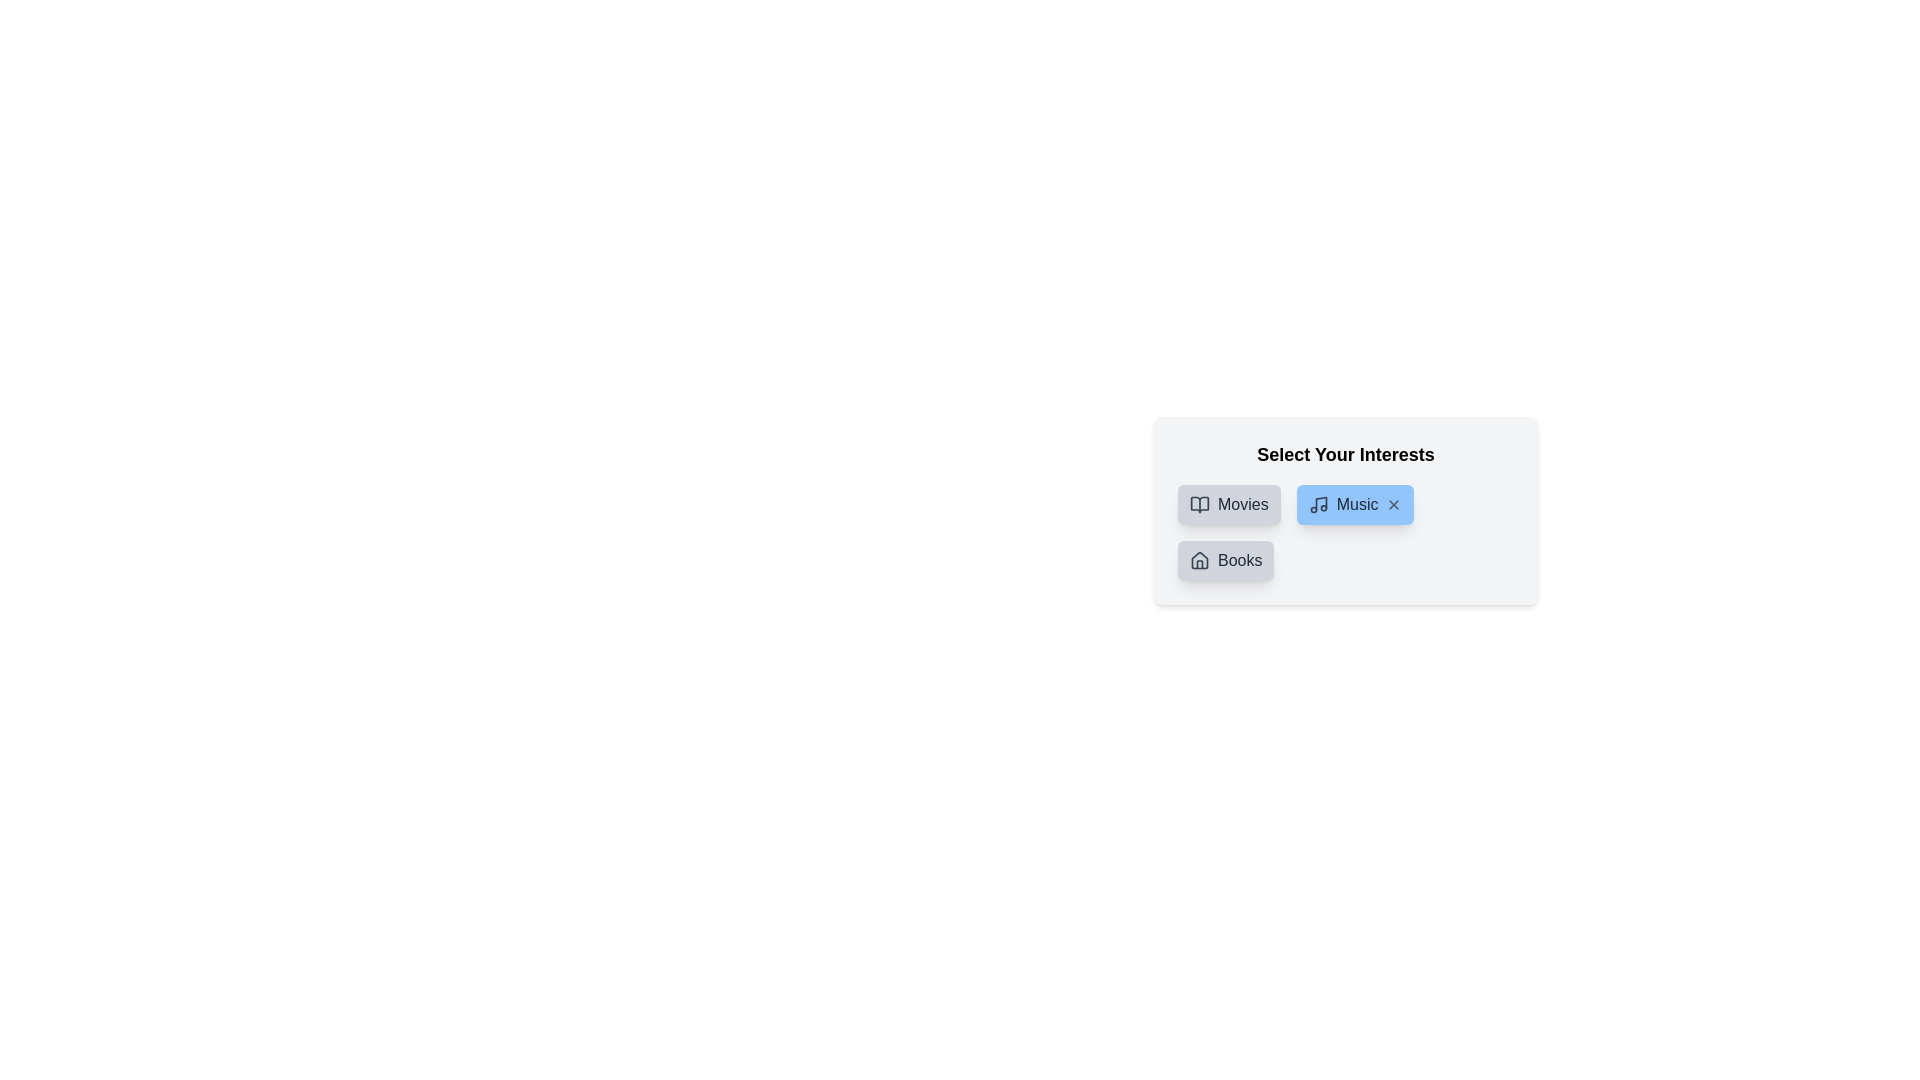 This screenshot has width=1920, height=1080. I want to click on the category Books to inspect the color change, so click(1224, 560).